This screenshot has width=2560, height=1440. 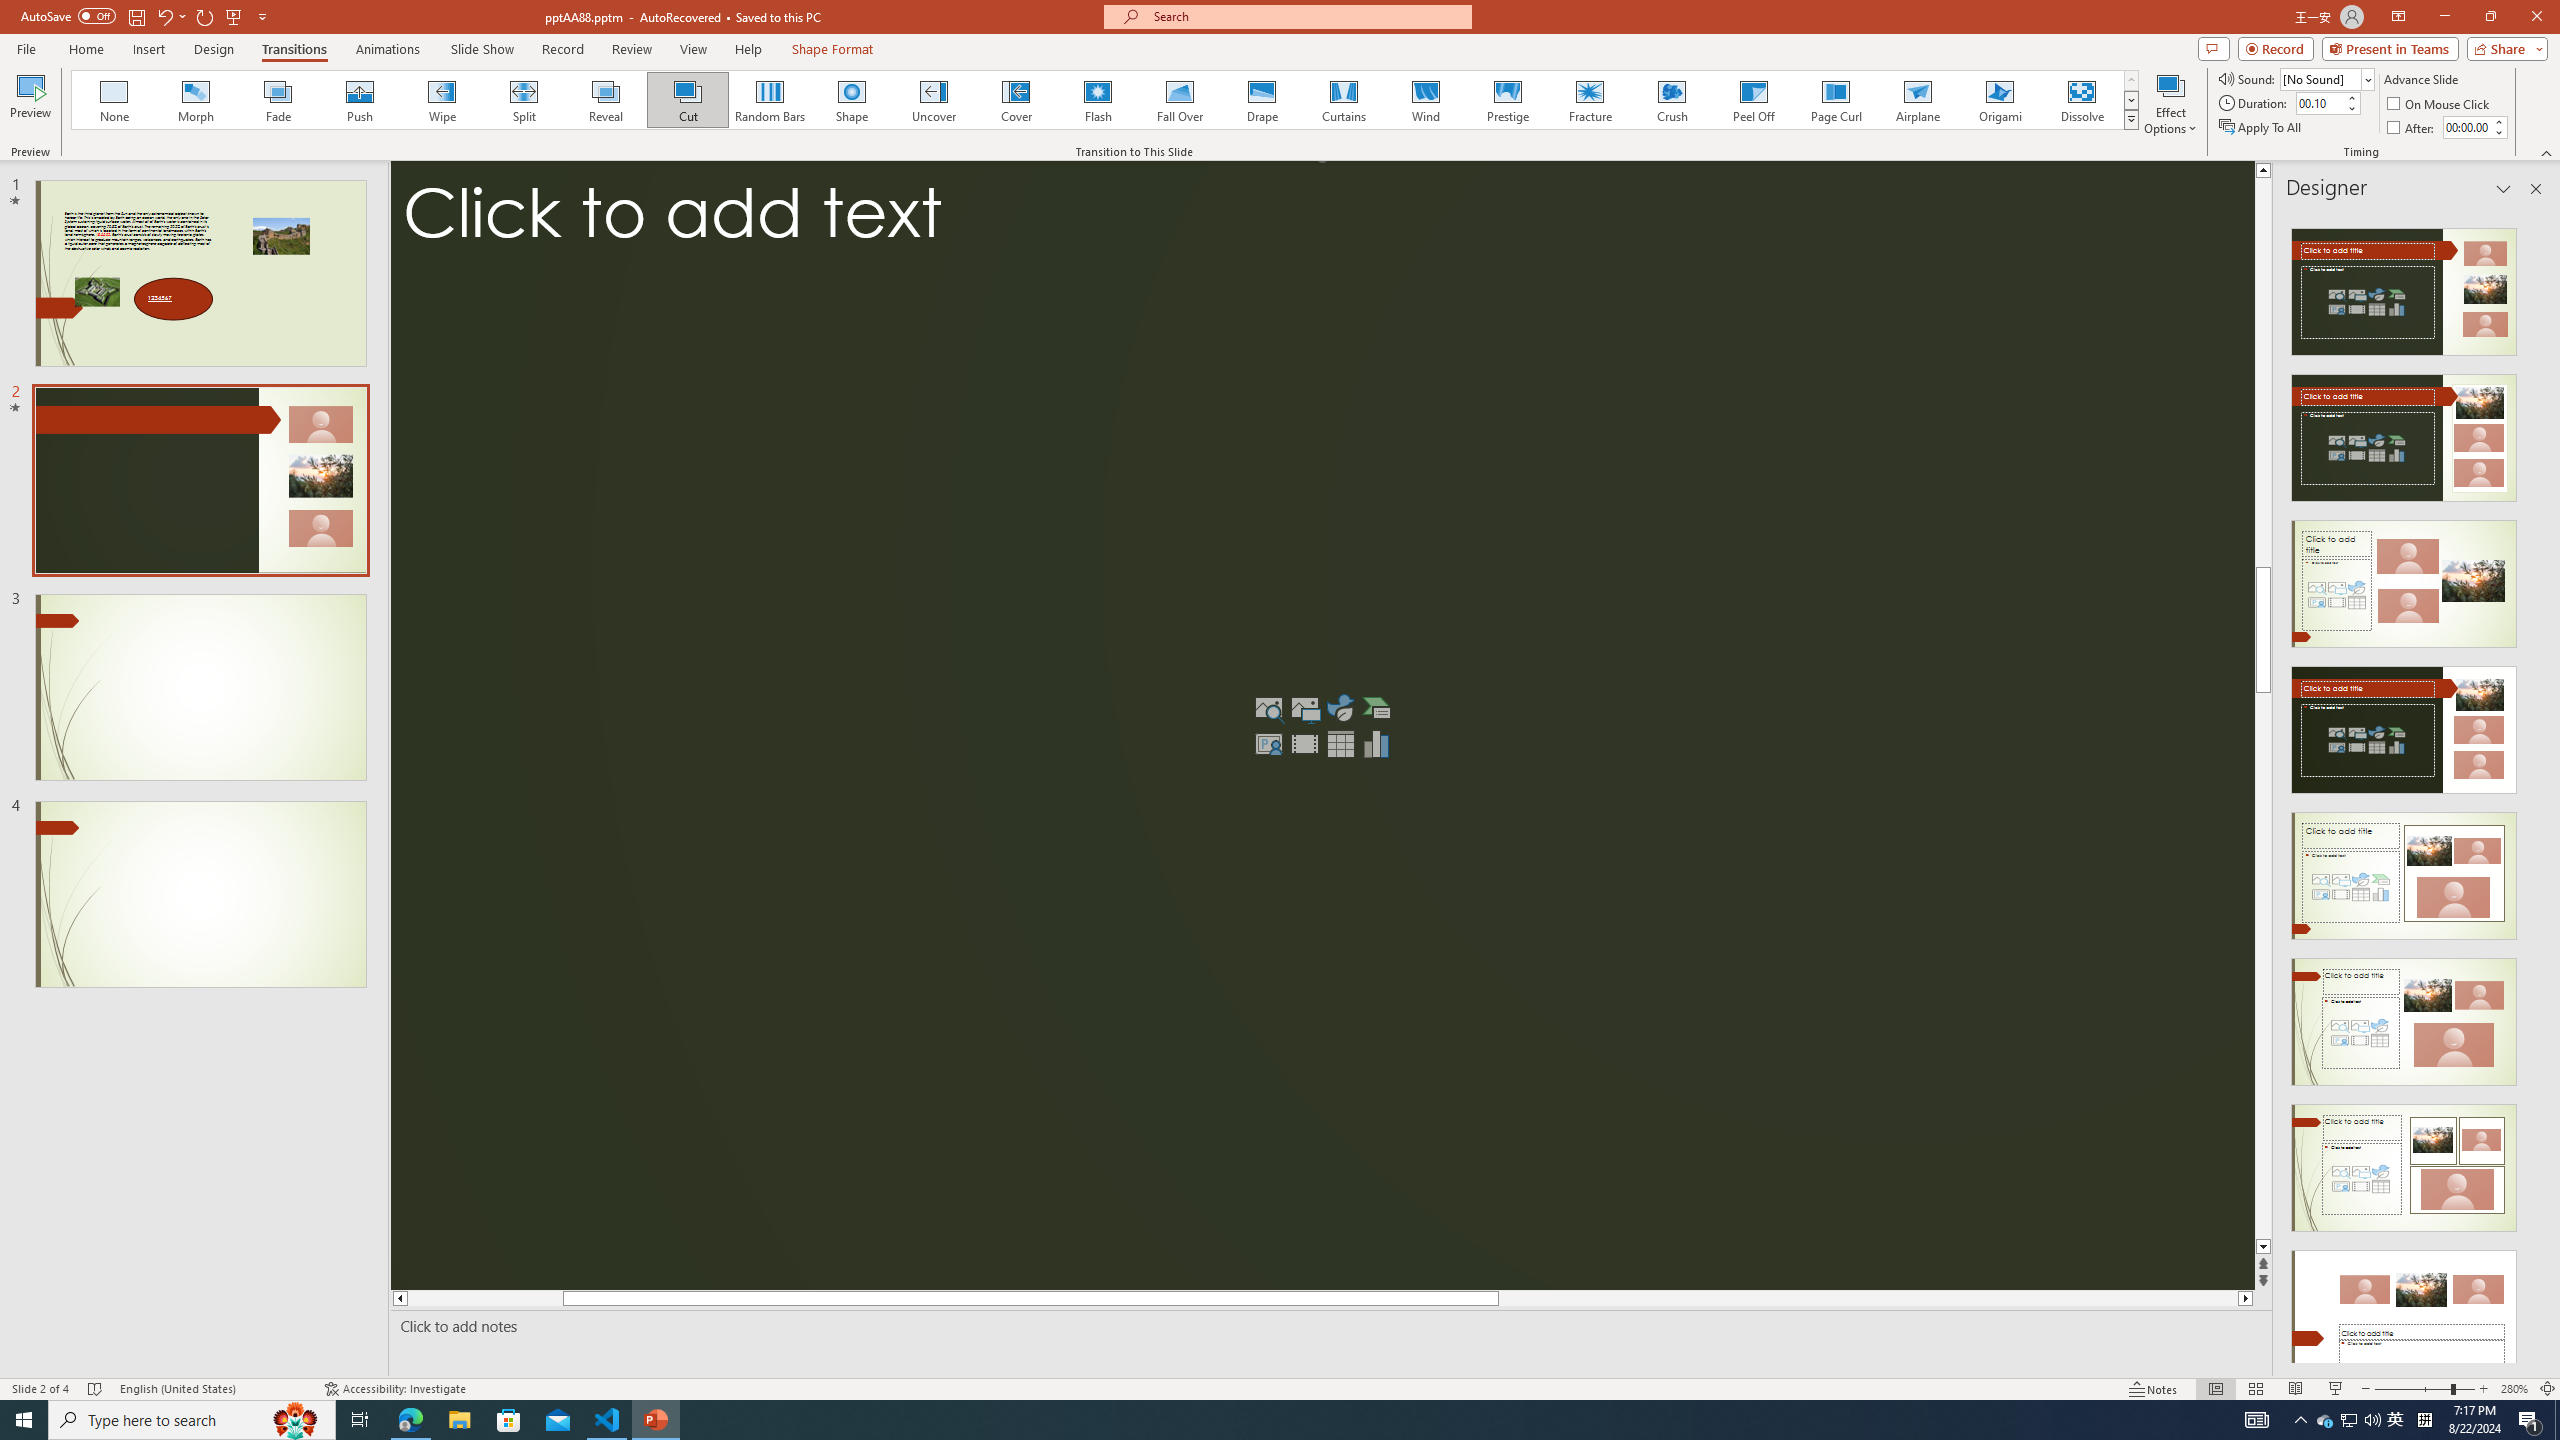 What do you see at coordinates (114, 99) in the screenshot?
I see `'None'` at bounding box center [114, 99].